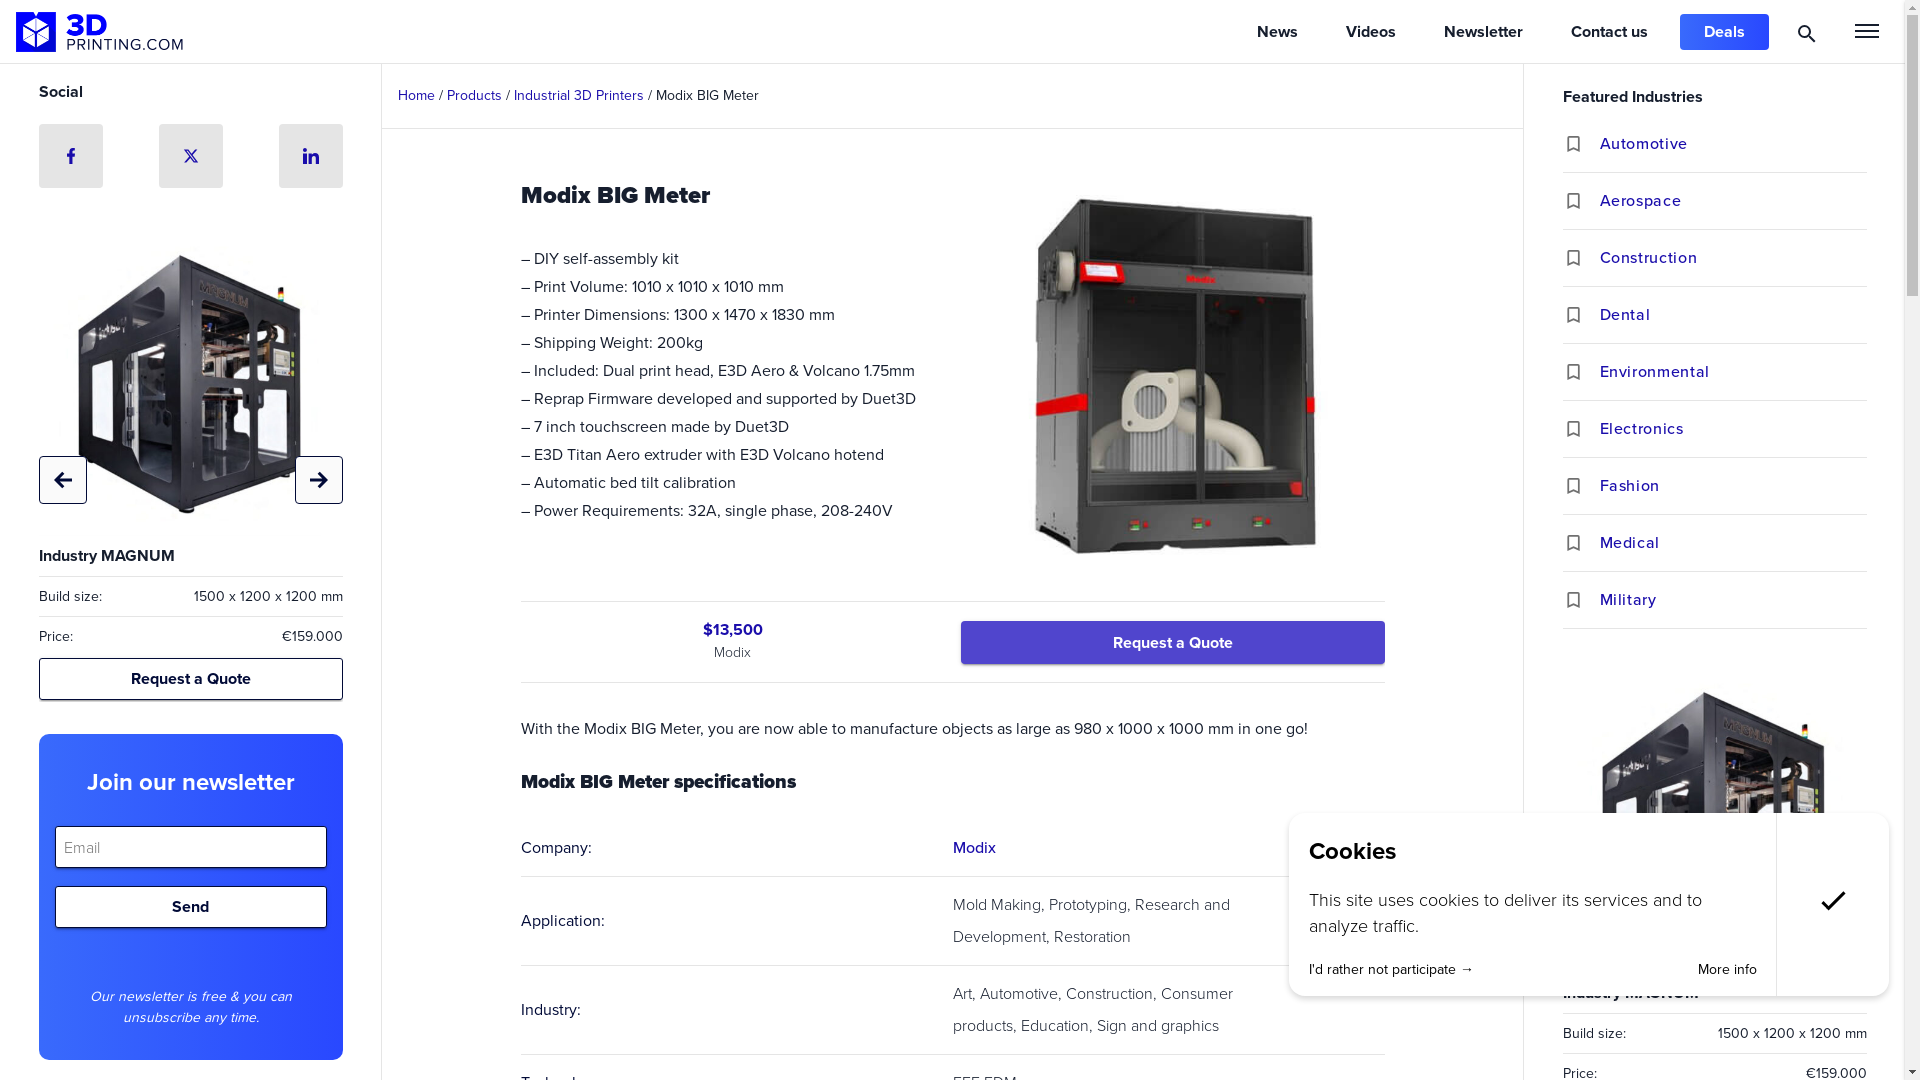  What do you see at coordinates (1598, 315) in the screenshot?
I see `'Dental'` at bounding box center [1598, 315].